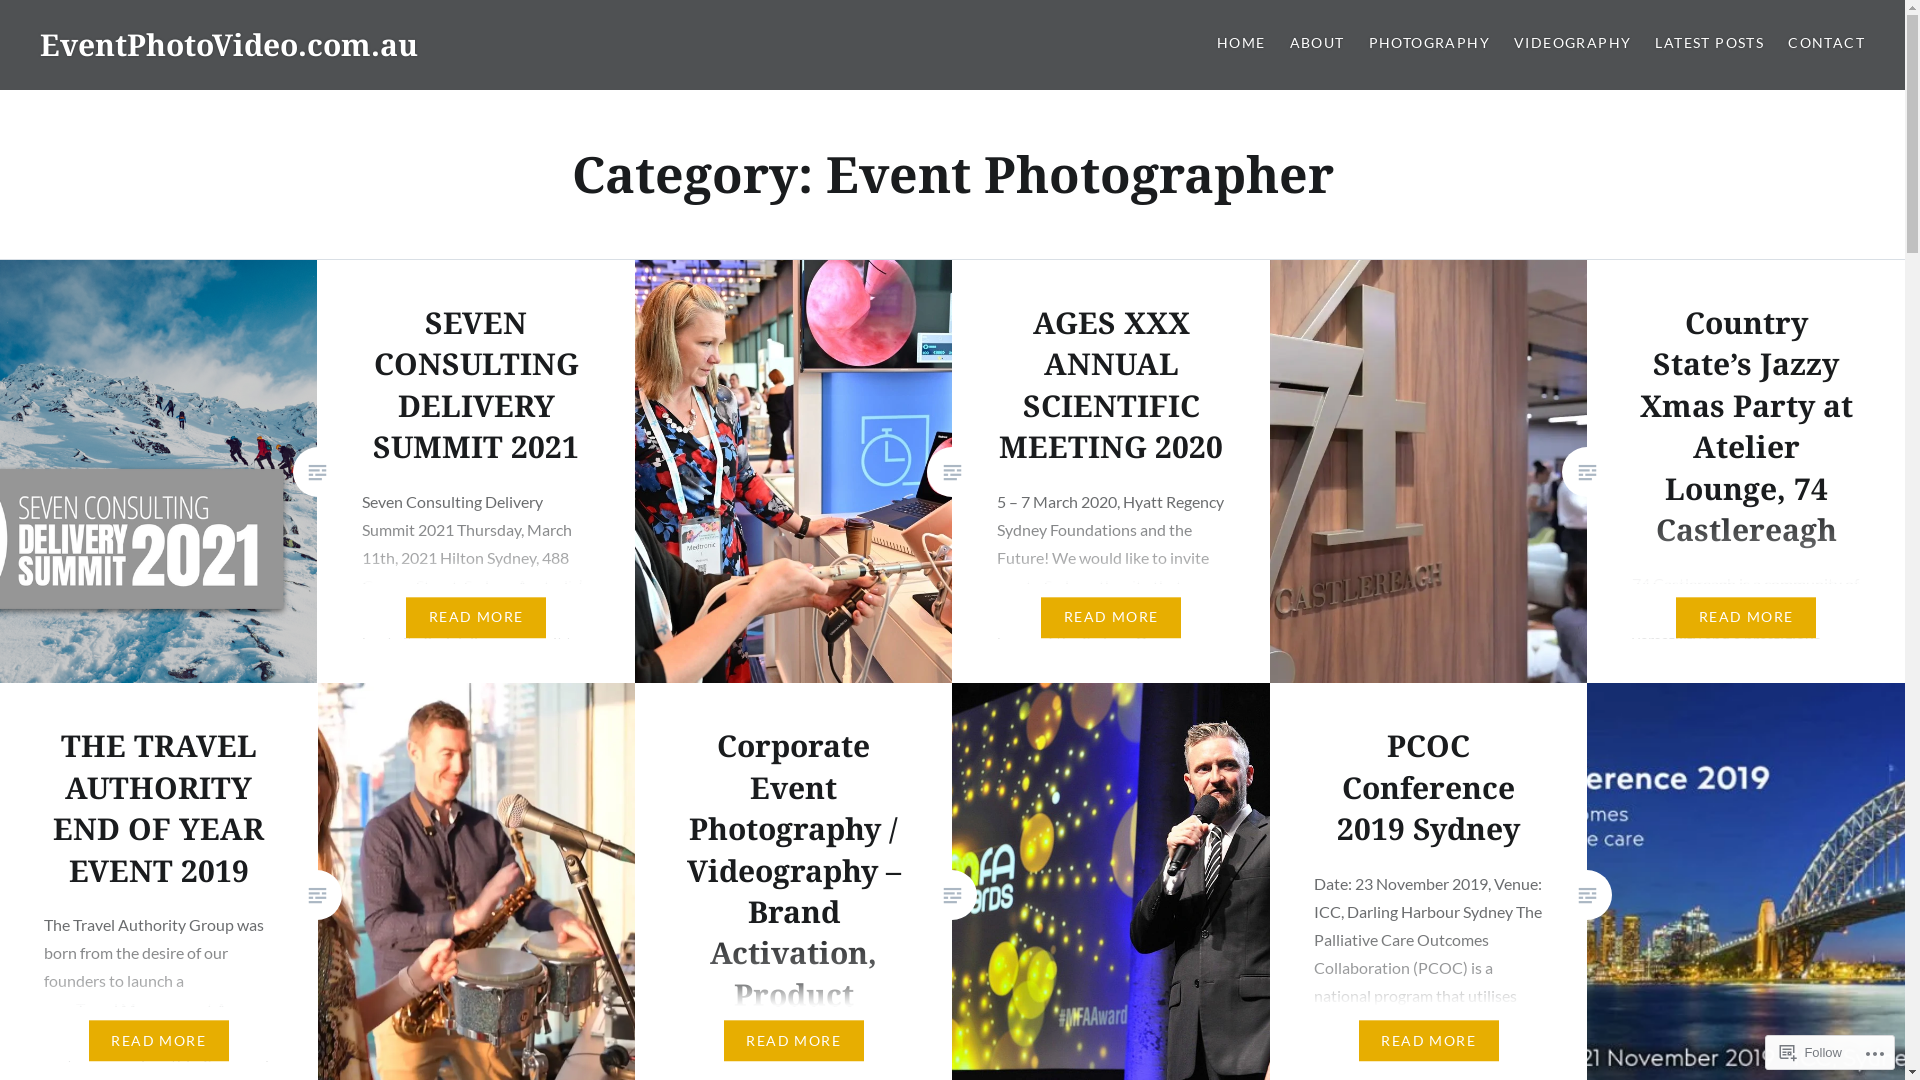 The image size is (1920, 1080). I want to click on 'PCOC Conference 2019 Sydney', so click(1427, 786).